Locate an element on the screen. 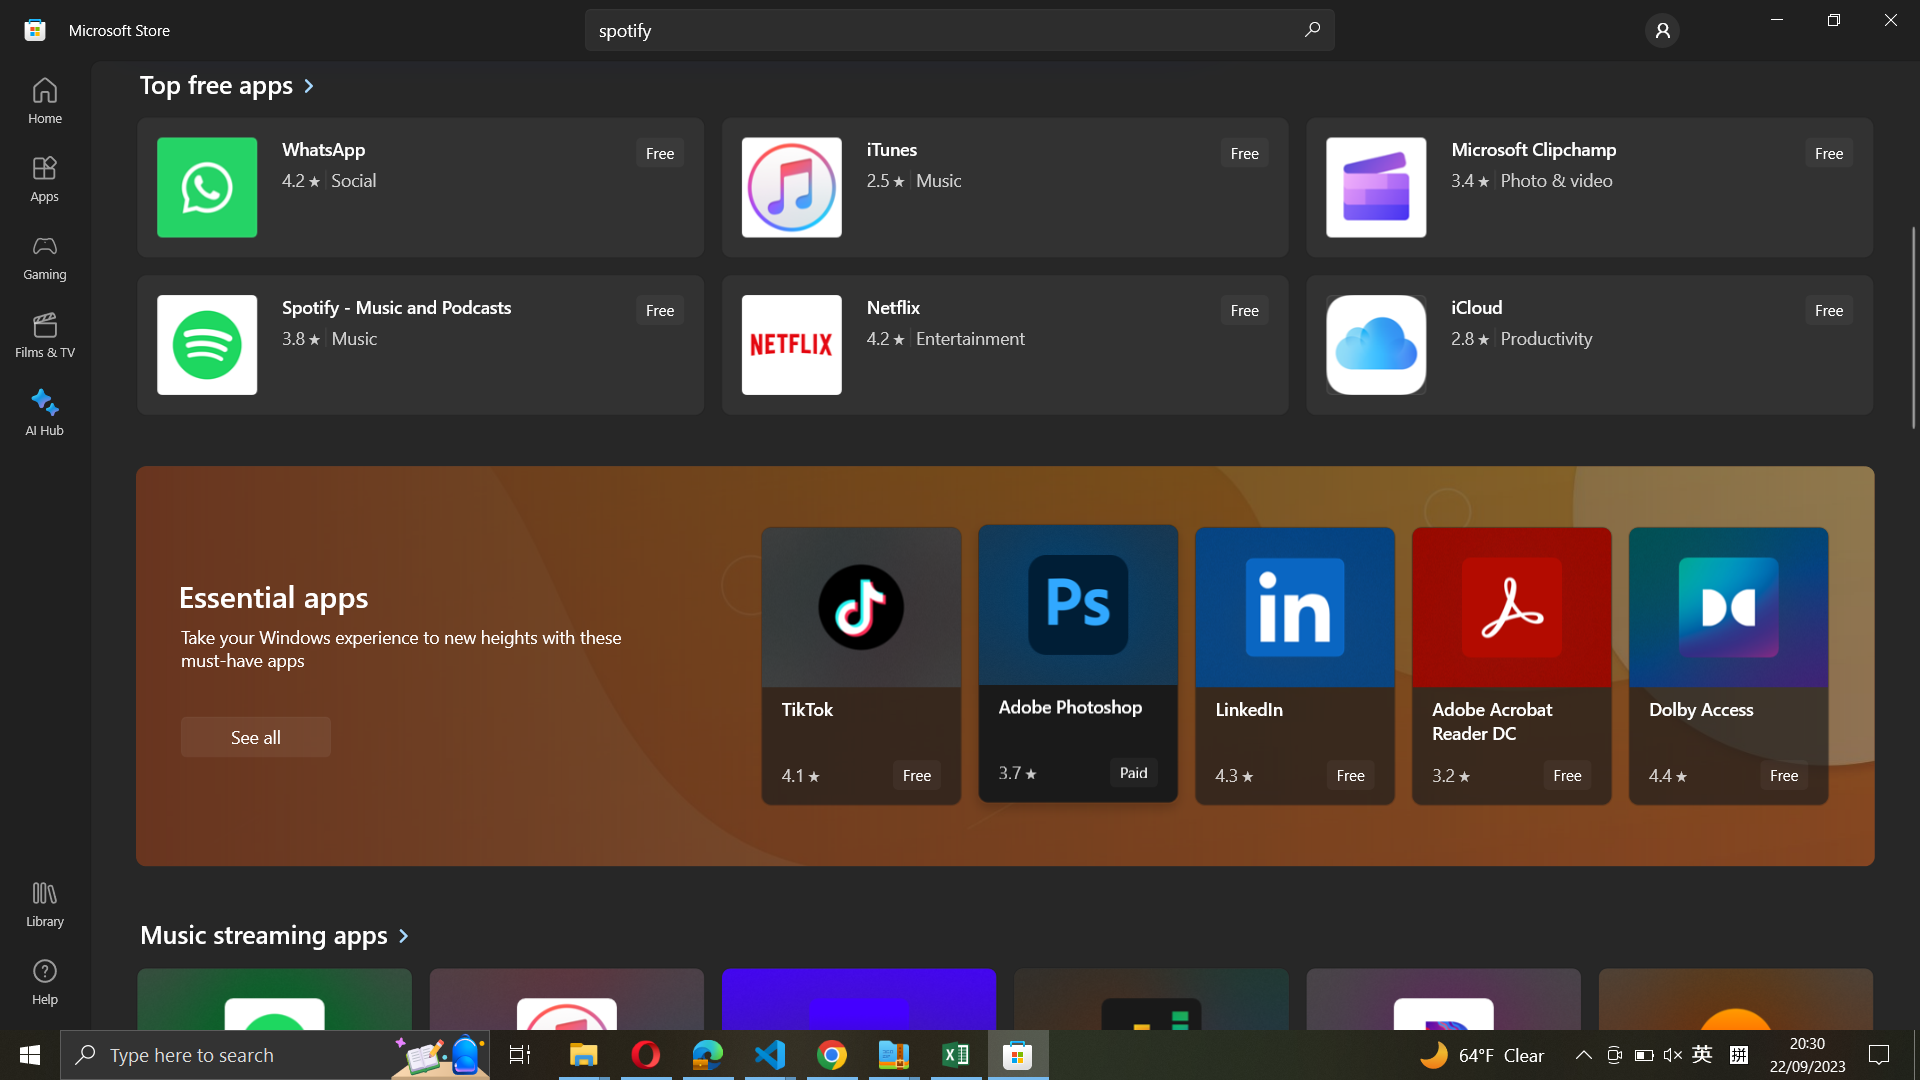 Image resolution: width=1920 pixels, height=1080 pixels. Tiktok application details is located at coordinates (860, 666).